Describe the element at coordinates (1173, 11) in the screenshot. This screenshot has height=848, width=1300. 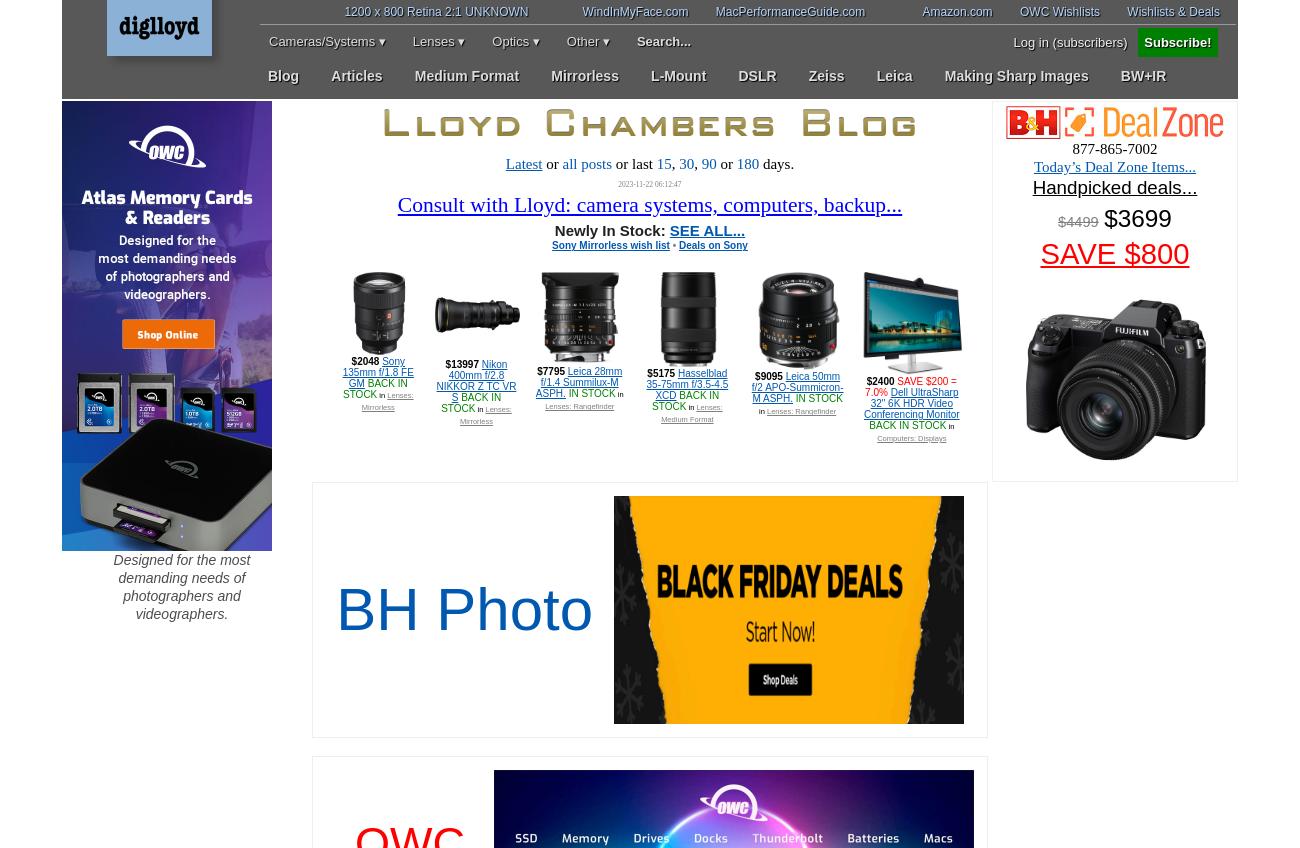
I see `'Wishlists & Deals'` at that location.